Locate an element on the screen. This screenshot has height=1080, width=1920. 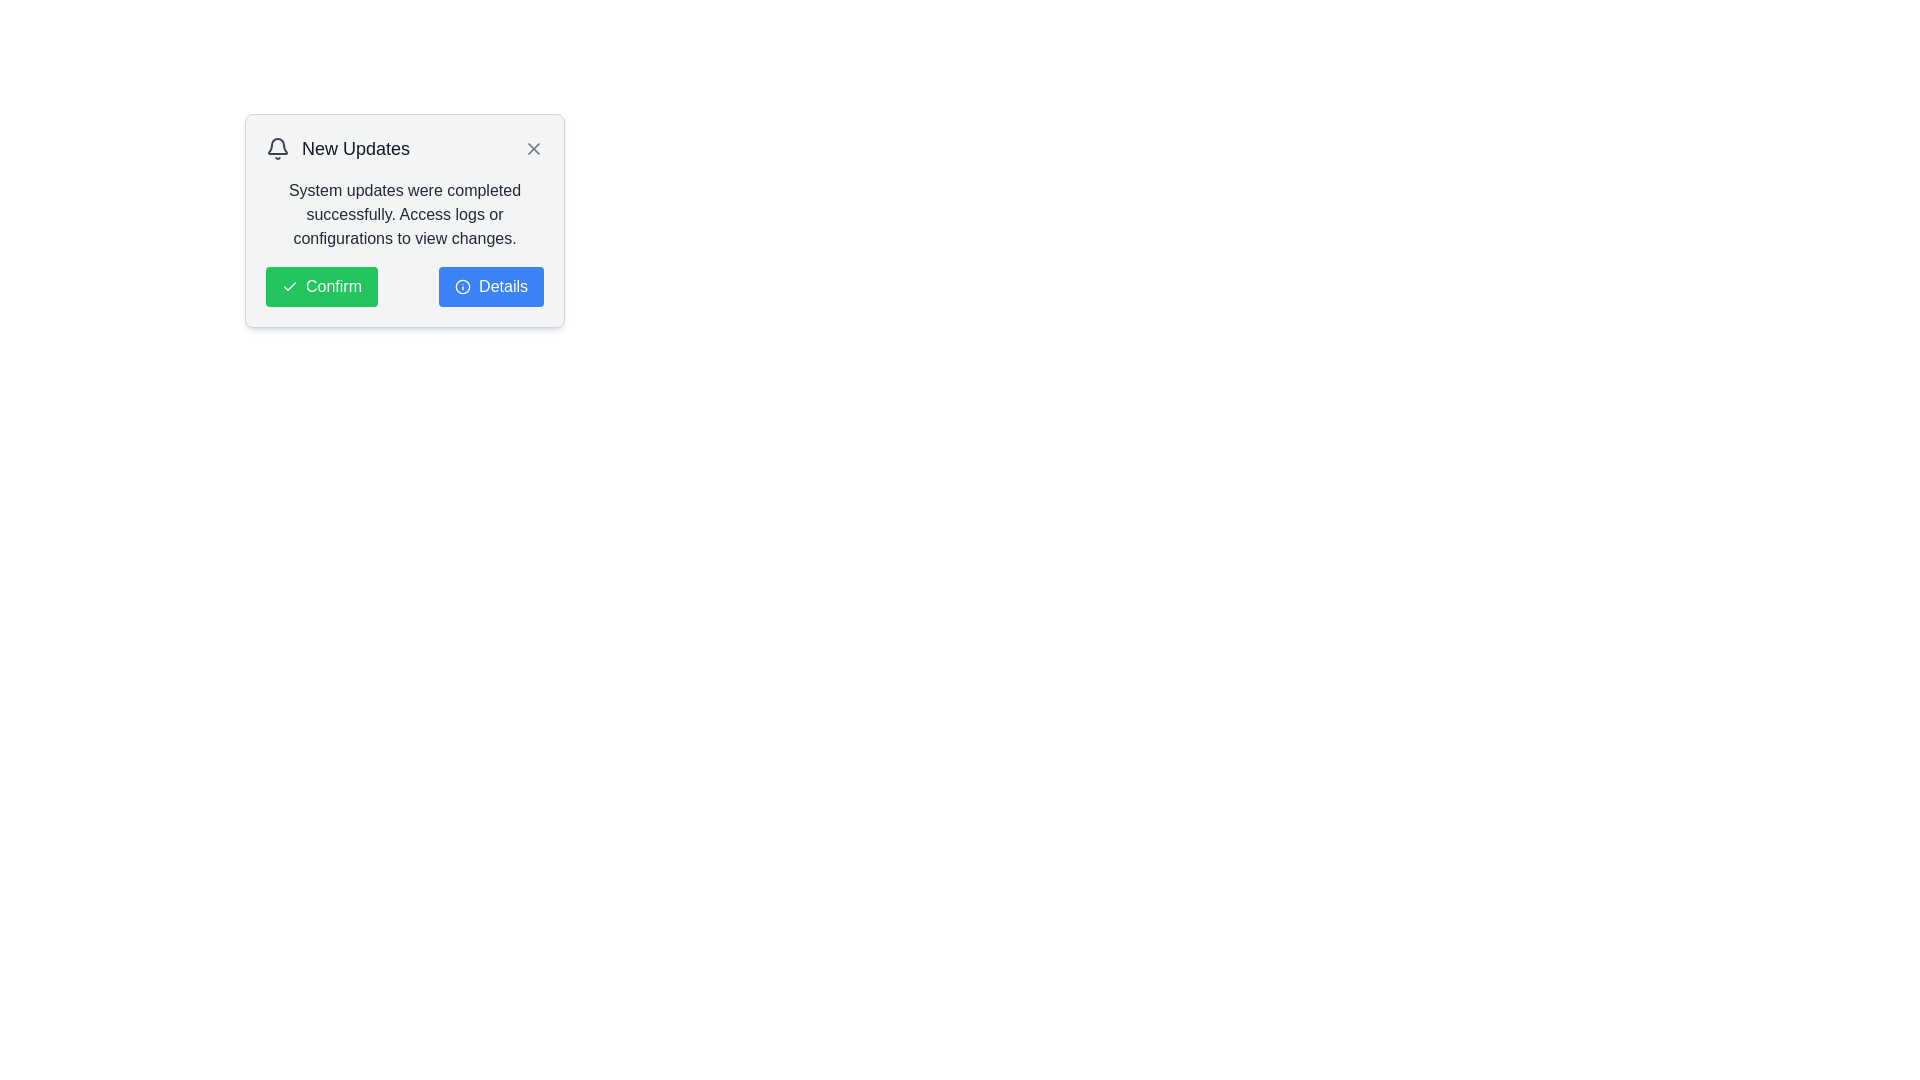
the multi-line text component that displays the message 'System updates were completed successfully' is located at coordinates (403, 215).